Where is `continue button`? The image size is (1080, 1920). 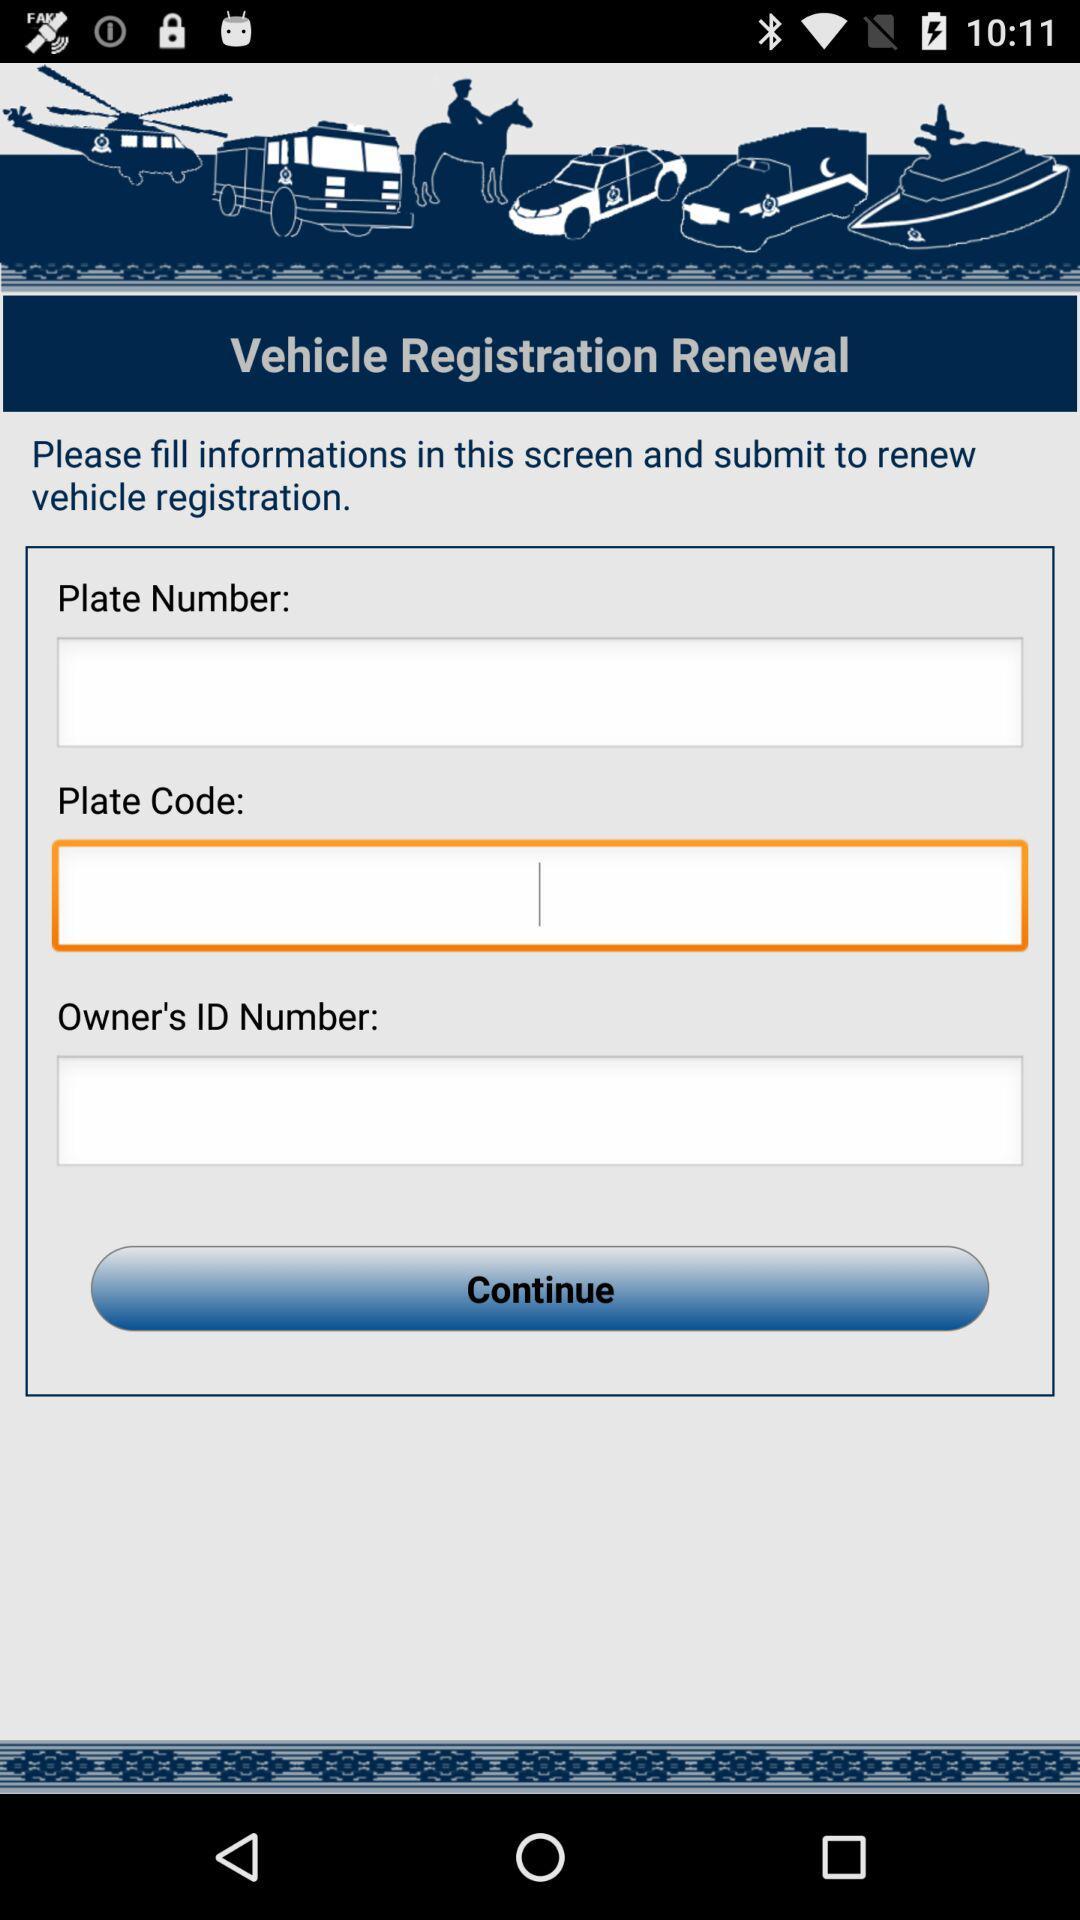
continue button is located at coordinates (540, 1288).